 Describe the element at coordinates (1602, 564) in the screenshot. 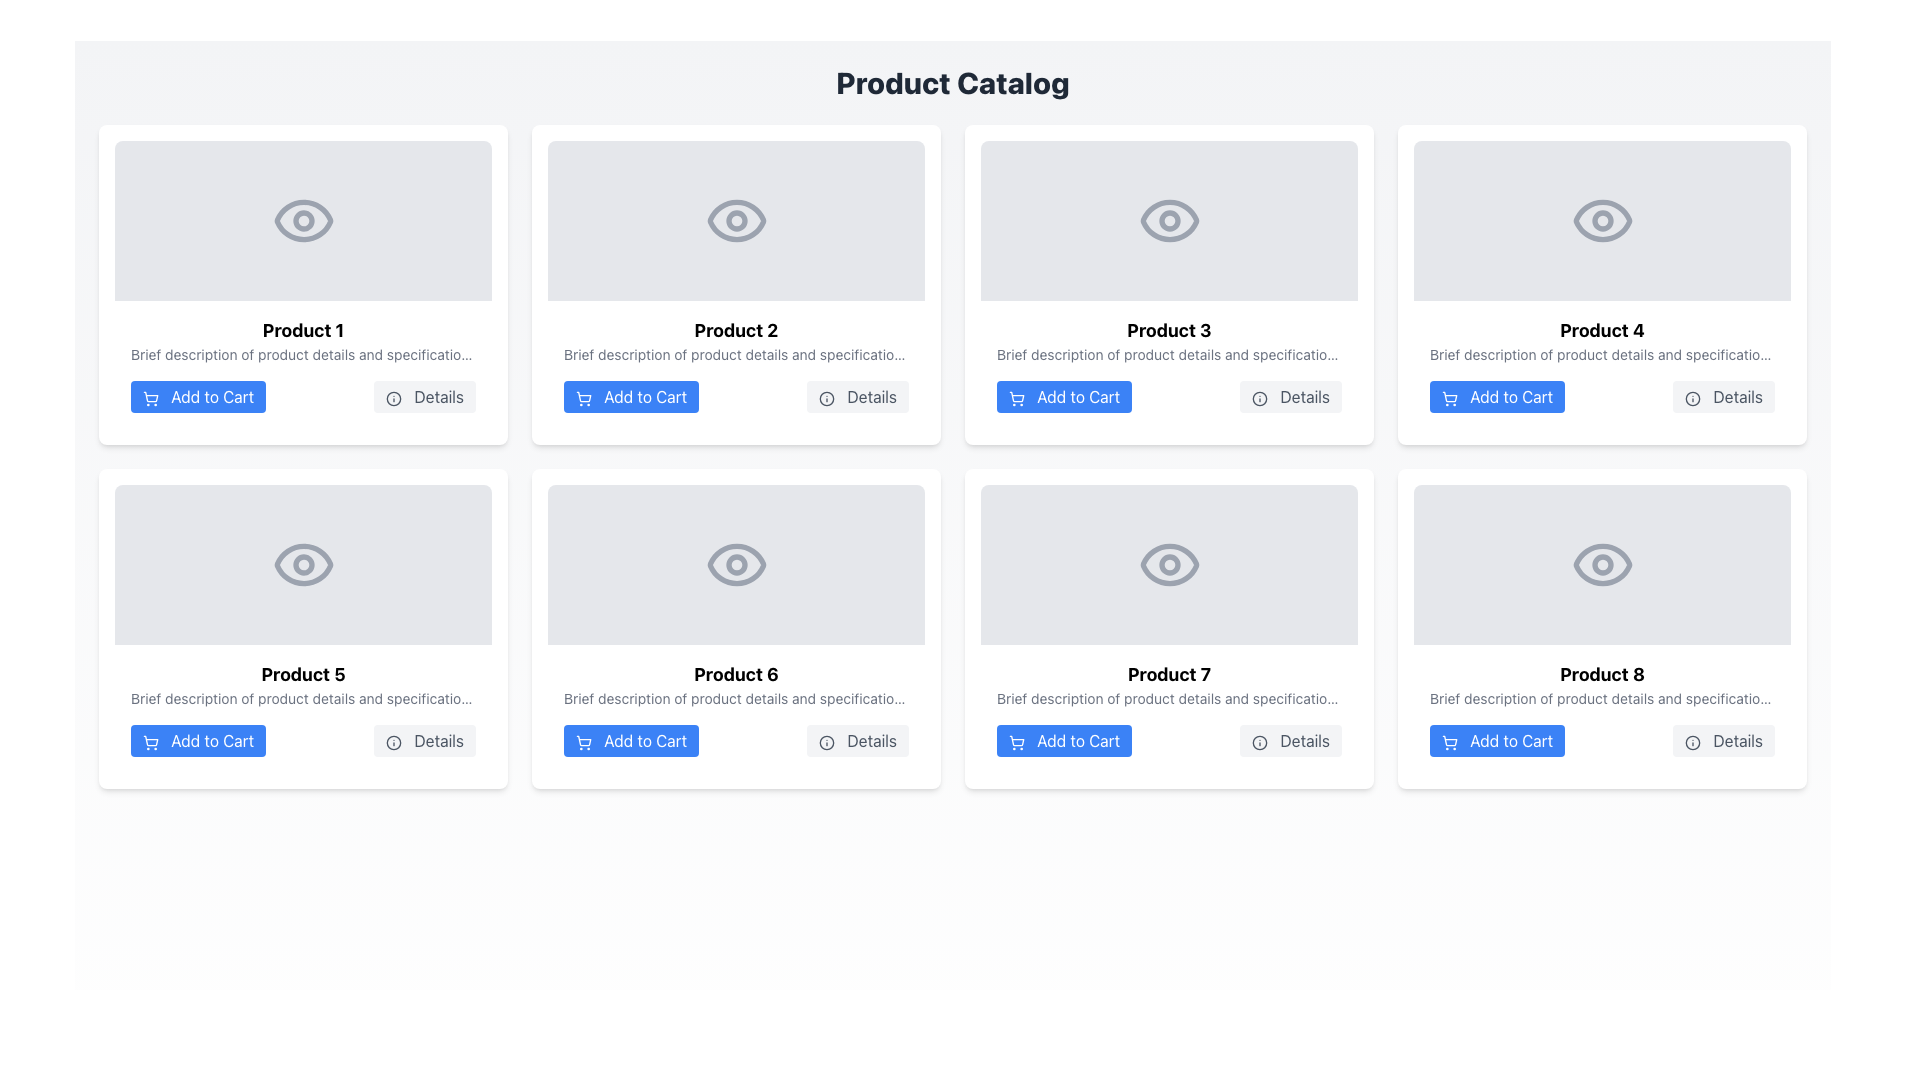

I see `the visibility icon located at the top-center of the eighth product card labeled 'Product 8' to initiate a preview action` at that location.